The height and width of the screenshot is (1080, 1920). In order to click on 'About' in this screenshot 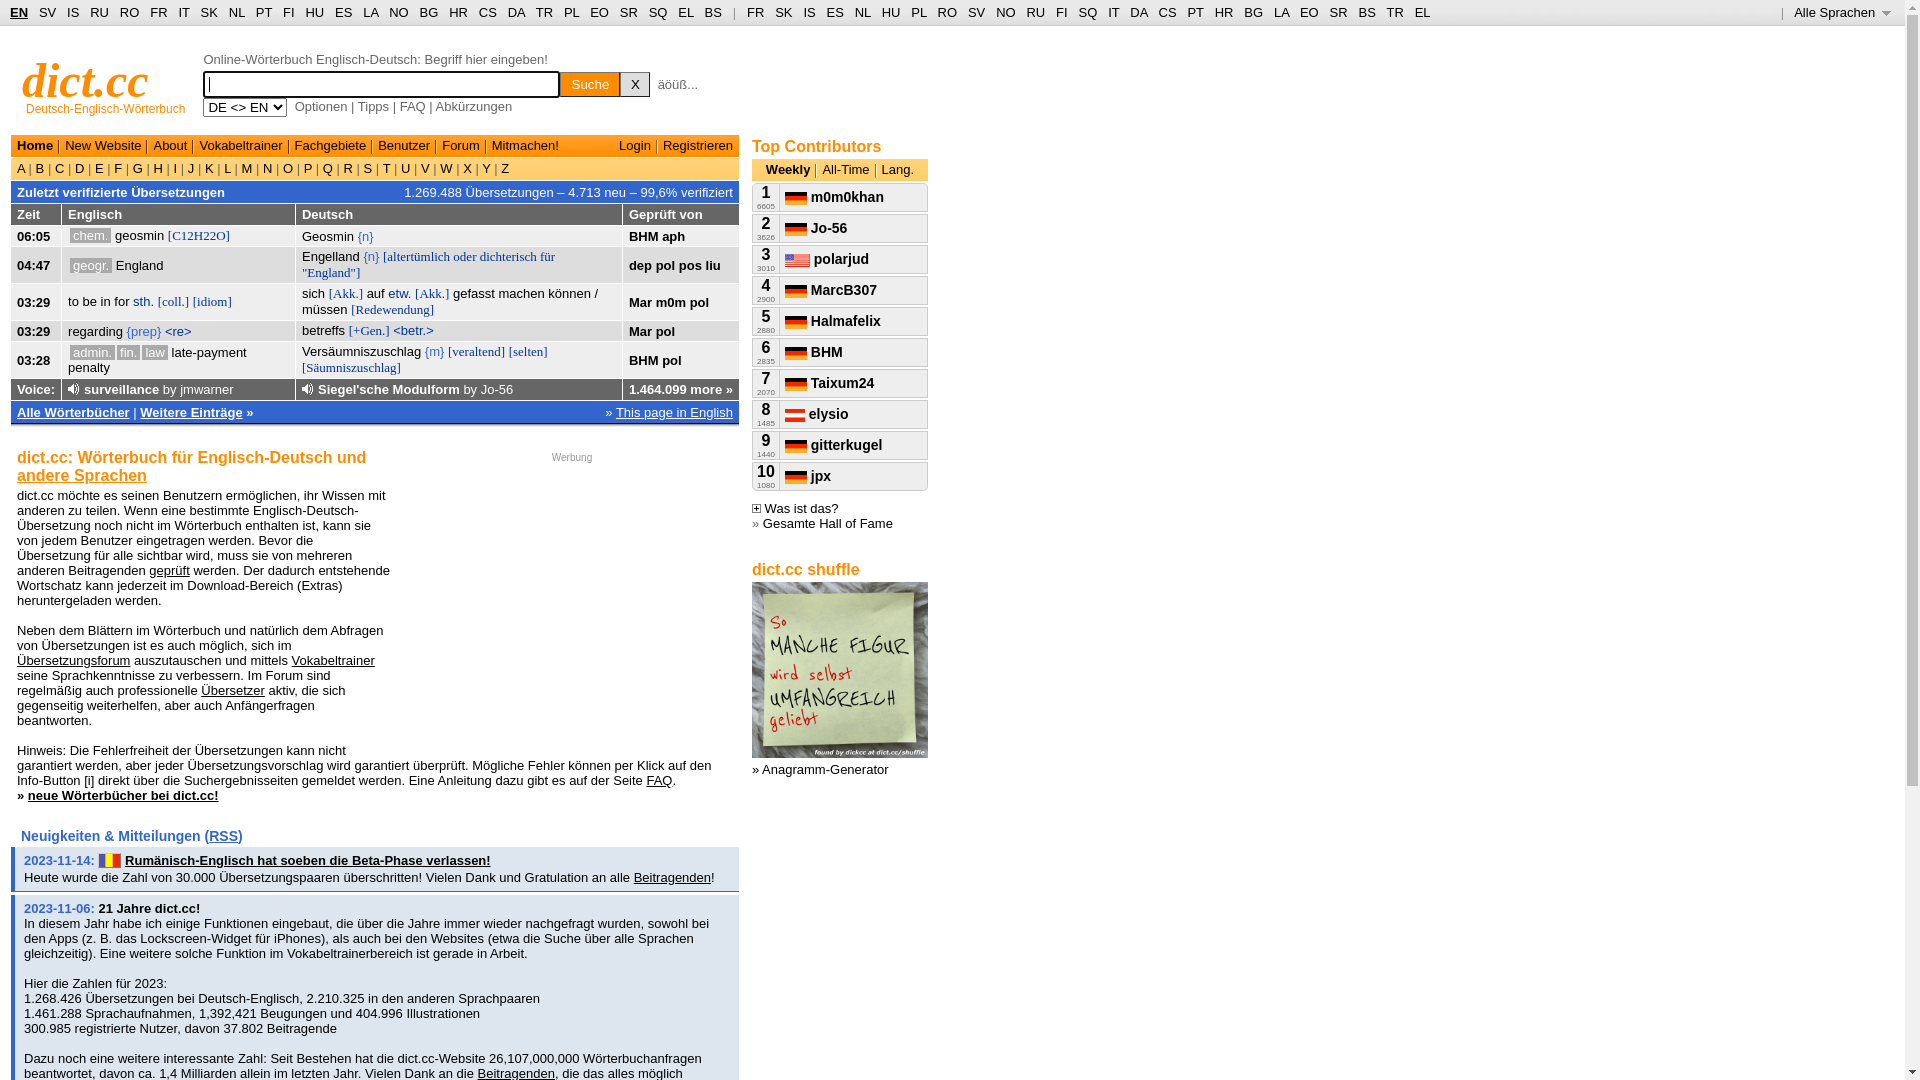, I will do `click(169, 144)`.